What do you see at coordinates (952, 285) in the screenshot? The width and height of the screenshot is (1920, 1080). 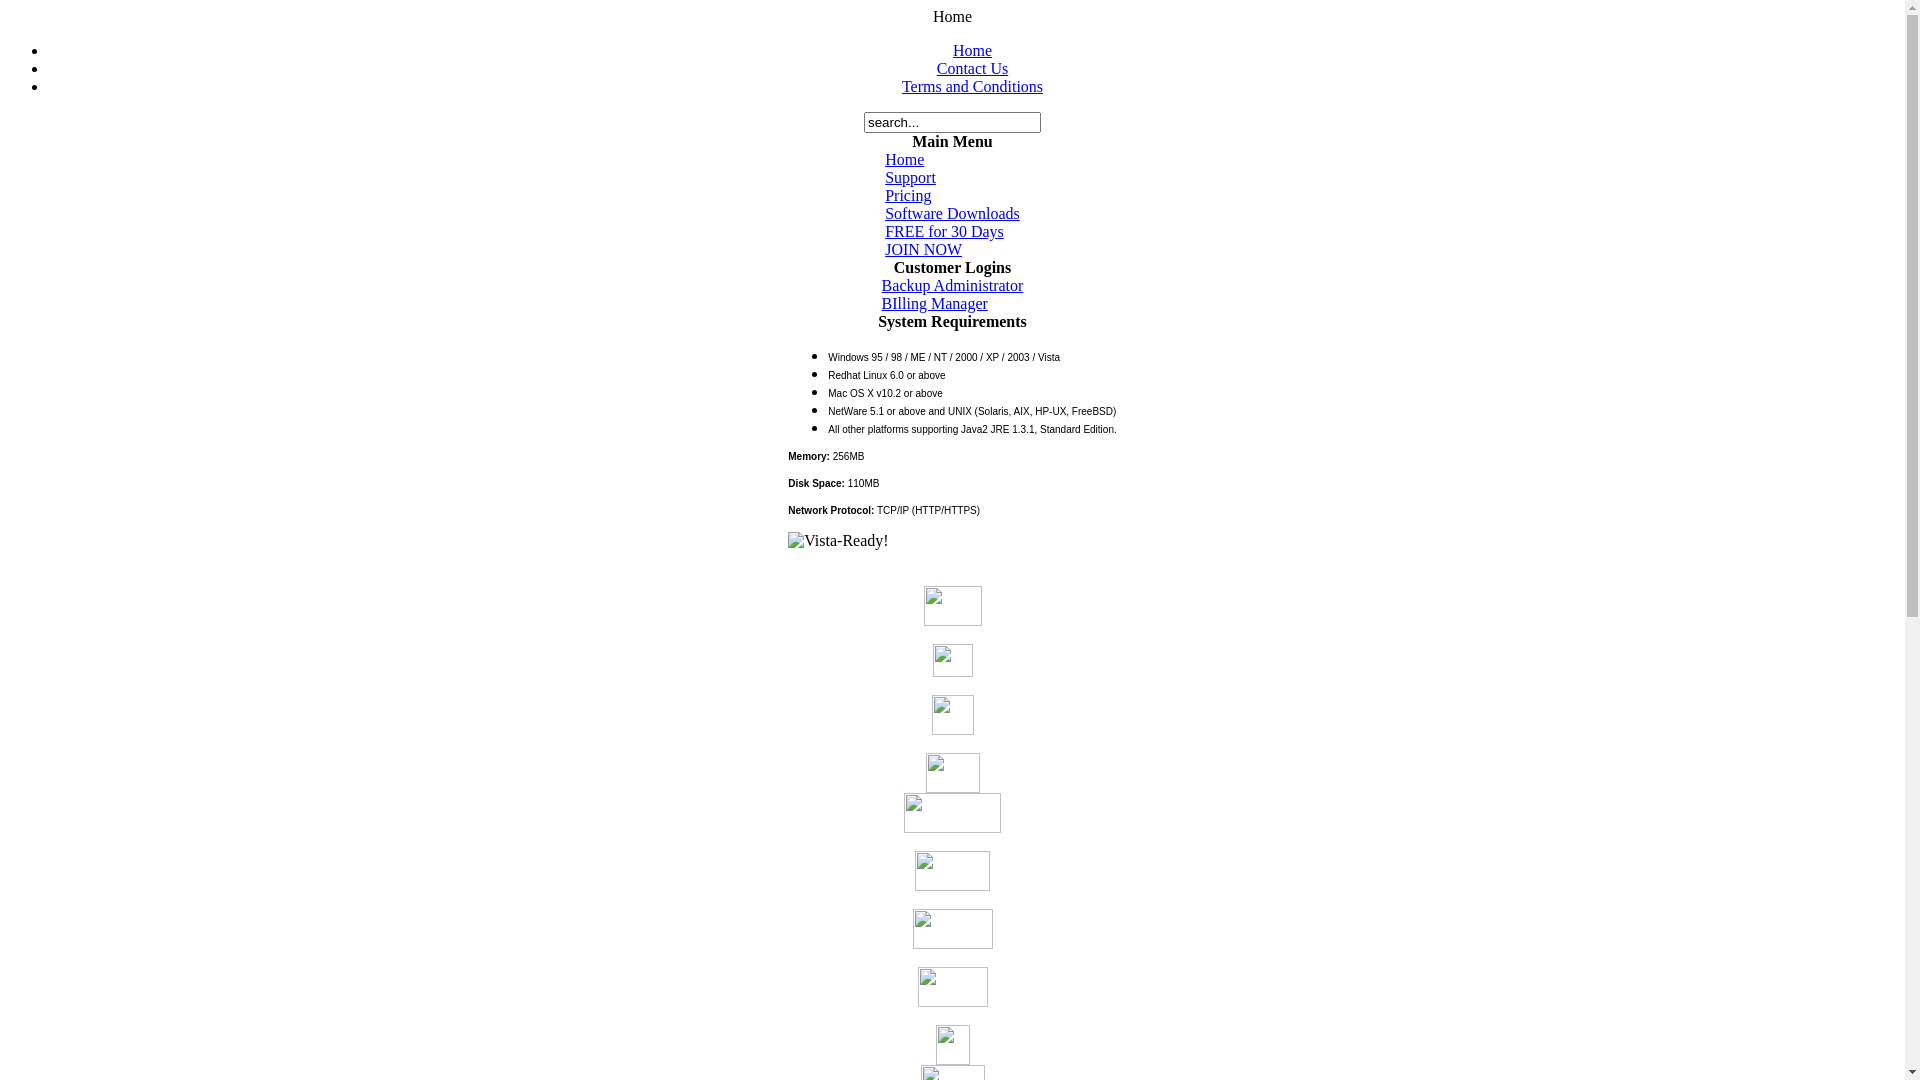 I see `'Backup Administrator'` at bounding box center [952, 285].